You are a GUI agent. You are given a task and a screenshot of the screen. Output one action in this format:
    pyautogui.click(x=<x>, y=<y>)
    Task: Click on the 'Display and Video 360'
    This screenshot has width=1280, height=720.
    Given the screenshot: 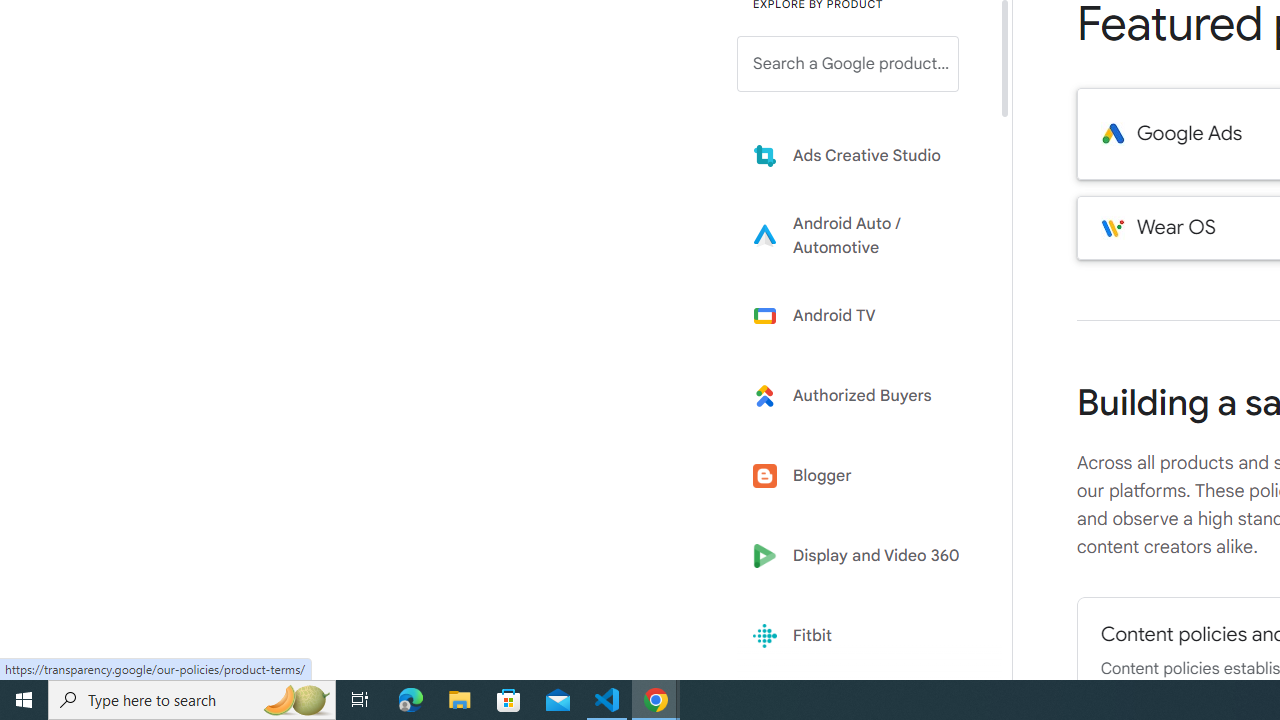 What is the action you would take?
    pyautogui.click(x=862, y=556)
    